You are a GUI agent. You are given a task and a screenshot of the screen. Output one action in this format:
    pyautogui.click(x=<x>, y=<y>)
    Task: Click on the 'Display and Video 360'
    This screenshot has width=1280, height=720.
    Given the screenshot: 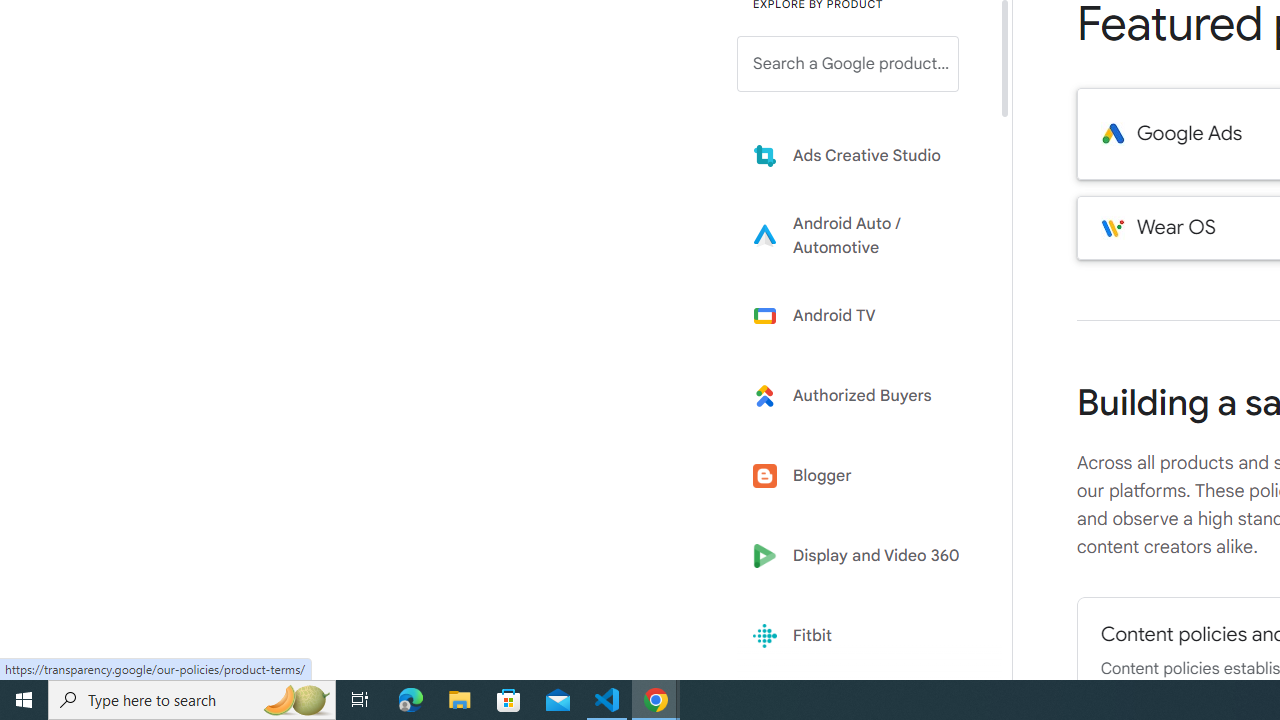 What is the action you would take?
    pyautogui.click(x=862, y=556)
    